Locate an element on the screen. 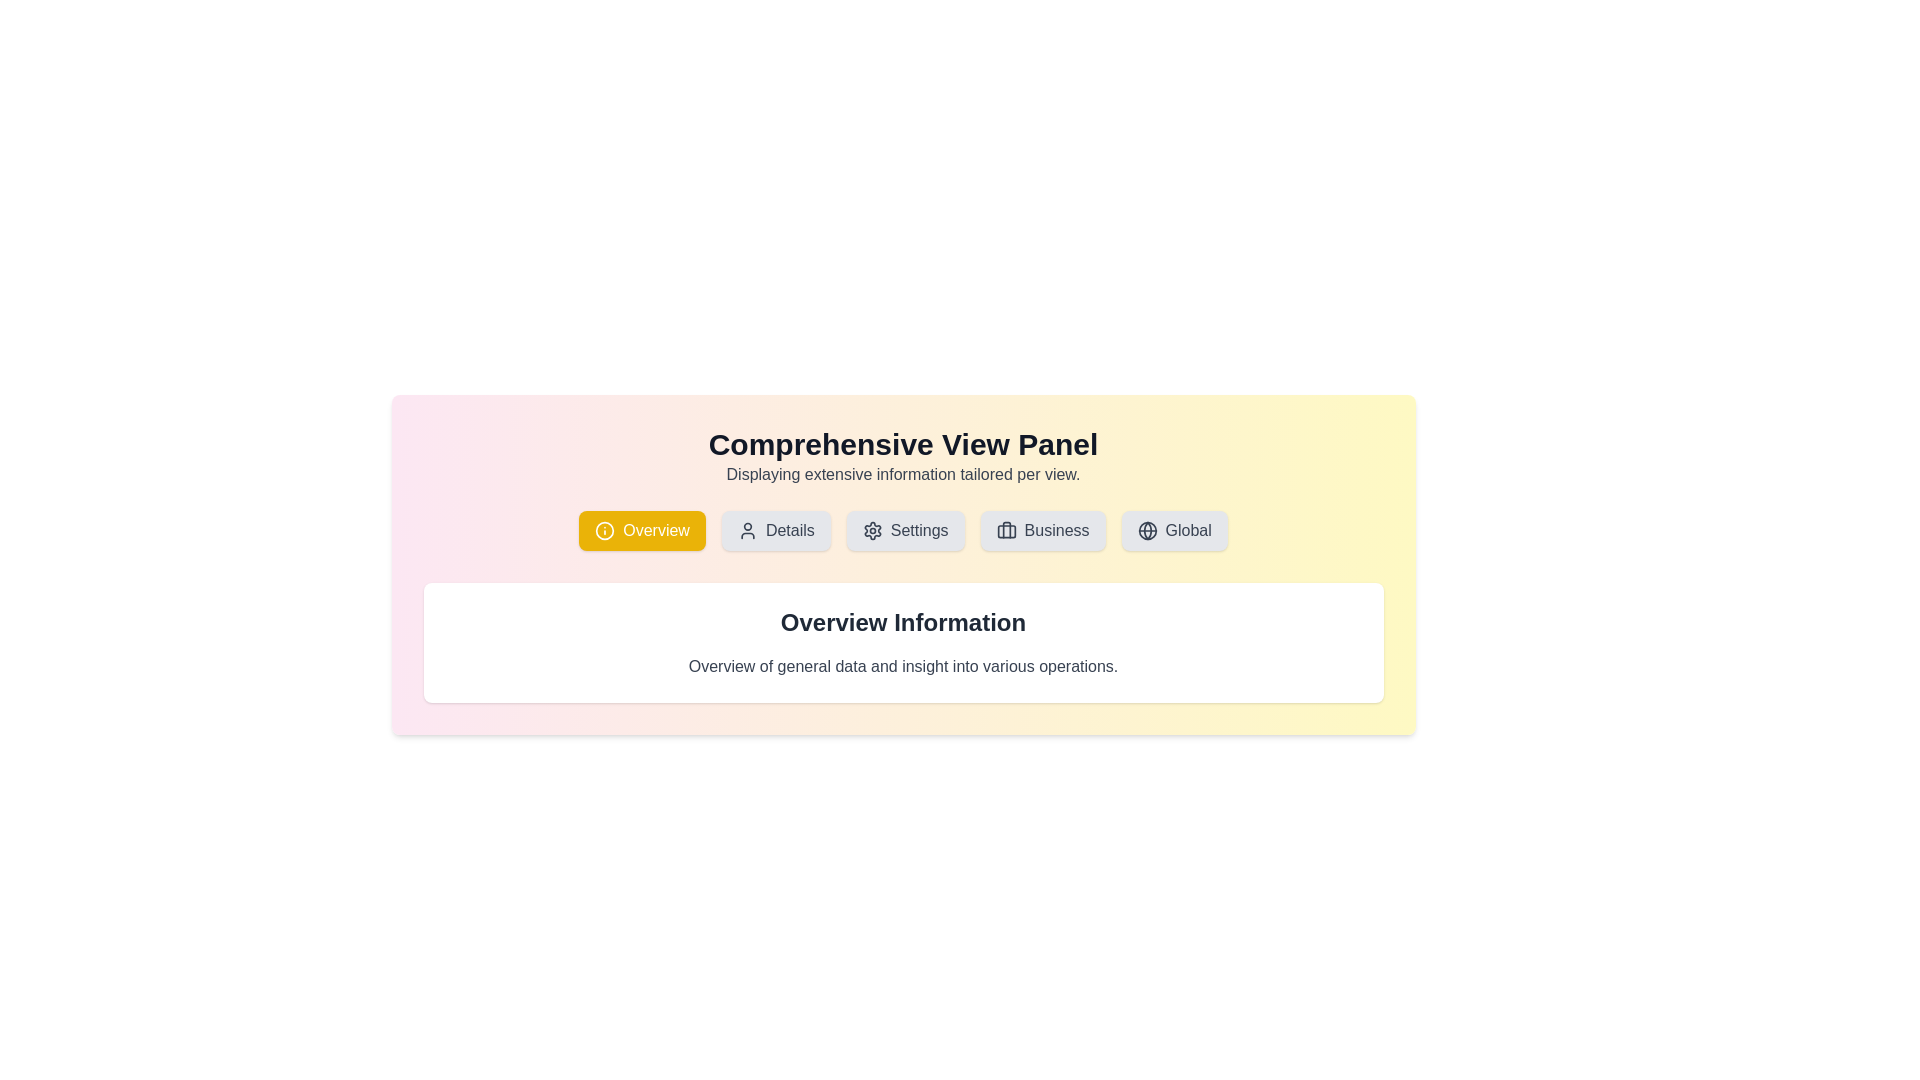 Image resolution: width=1920 pixels, height=1080 pixels. the SVG circle representing the globe icon within the 'Global' button in the 'Comprehensive View Panel' is located at coordinates (1147, 530).